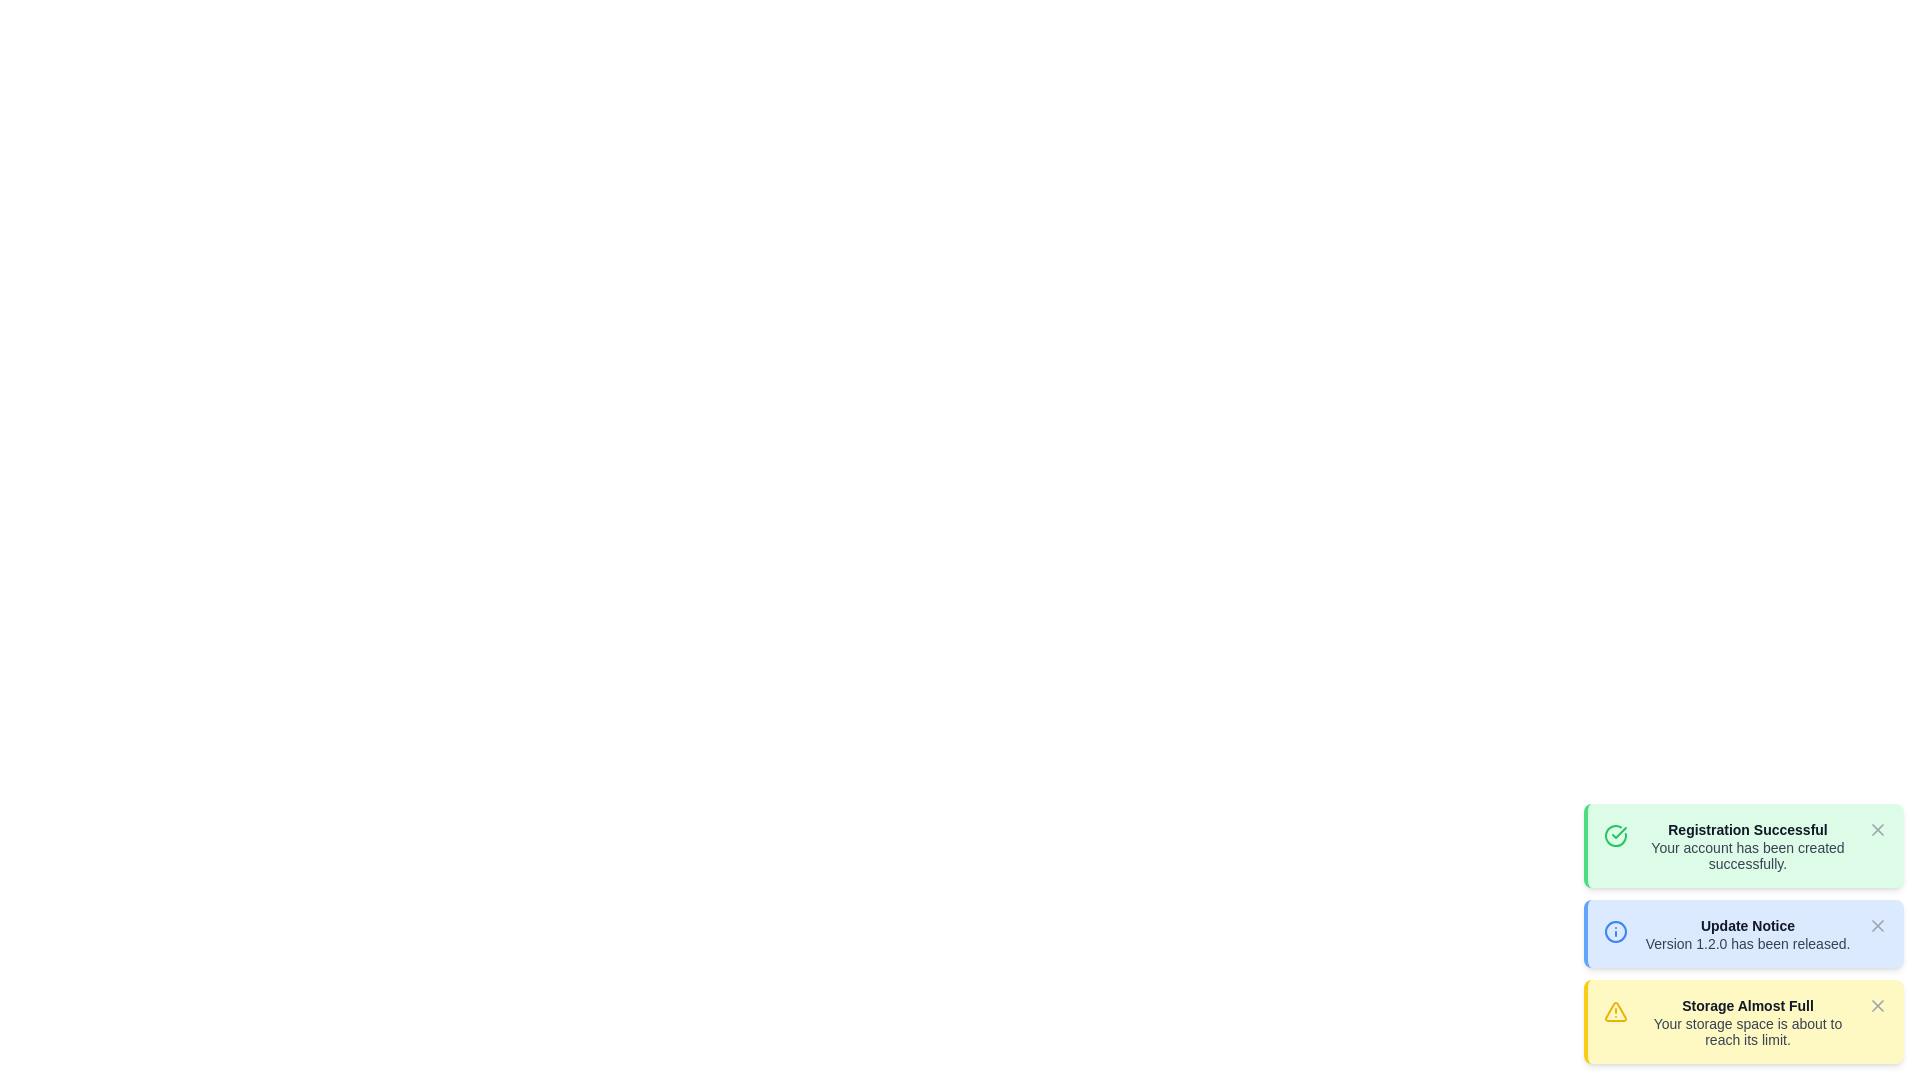 This screenshot has height=1080, width=1920. What do you see at coordinates (1616, 932) in the screenshot?
I see `the visual indicator icon located at the left of the header in the 'Update Notice' notification card under 'Registration Successful'` at bounding box center [1616, 932].